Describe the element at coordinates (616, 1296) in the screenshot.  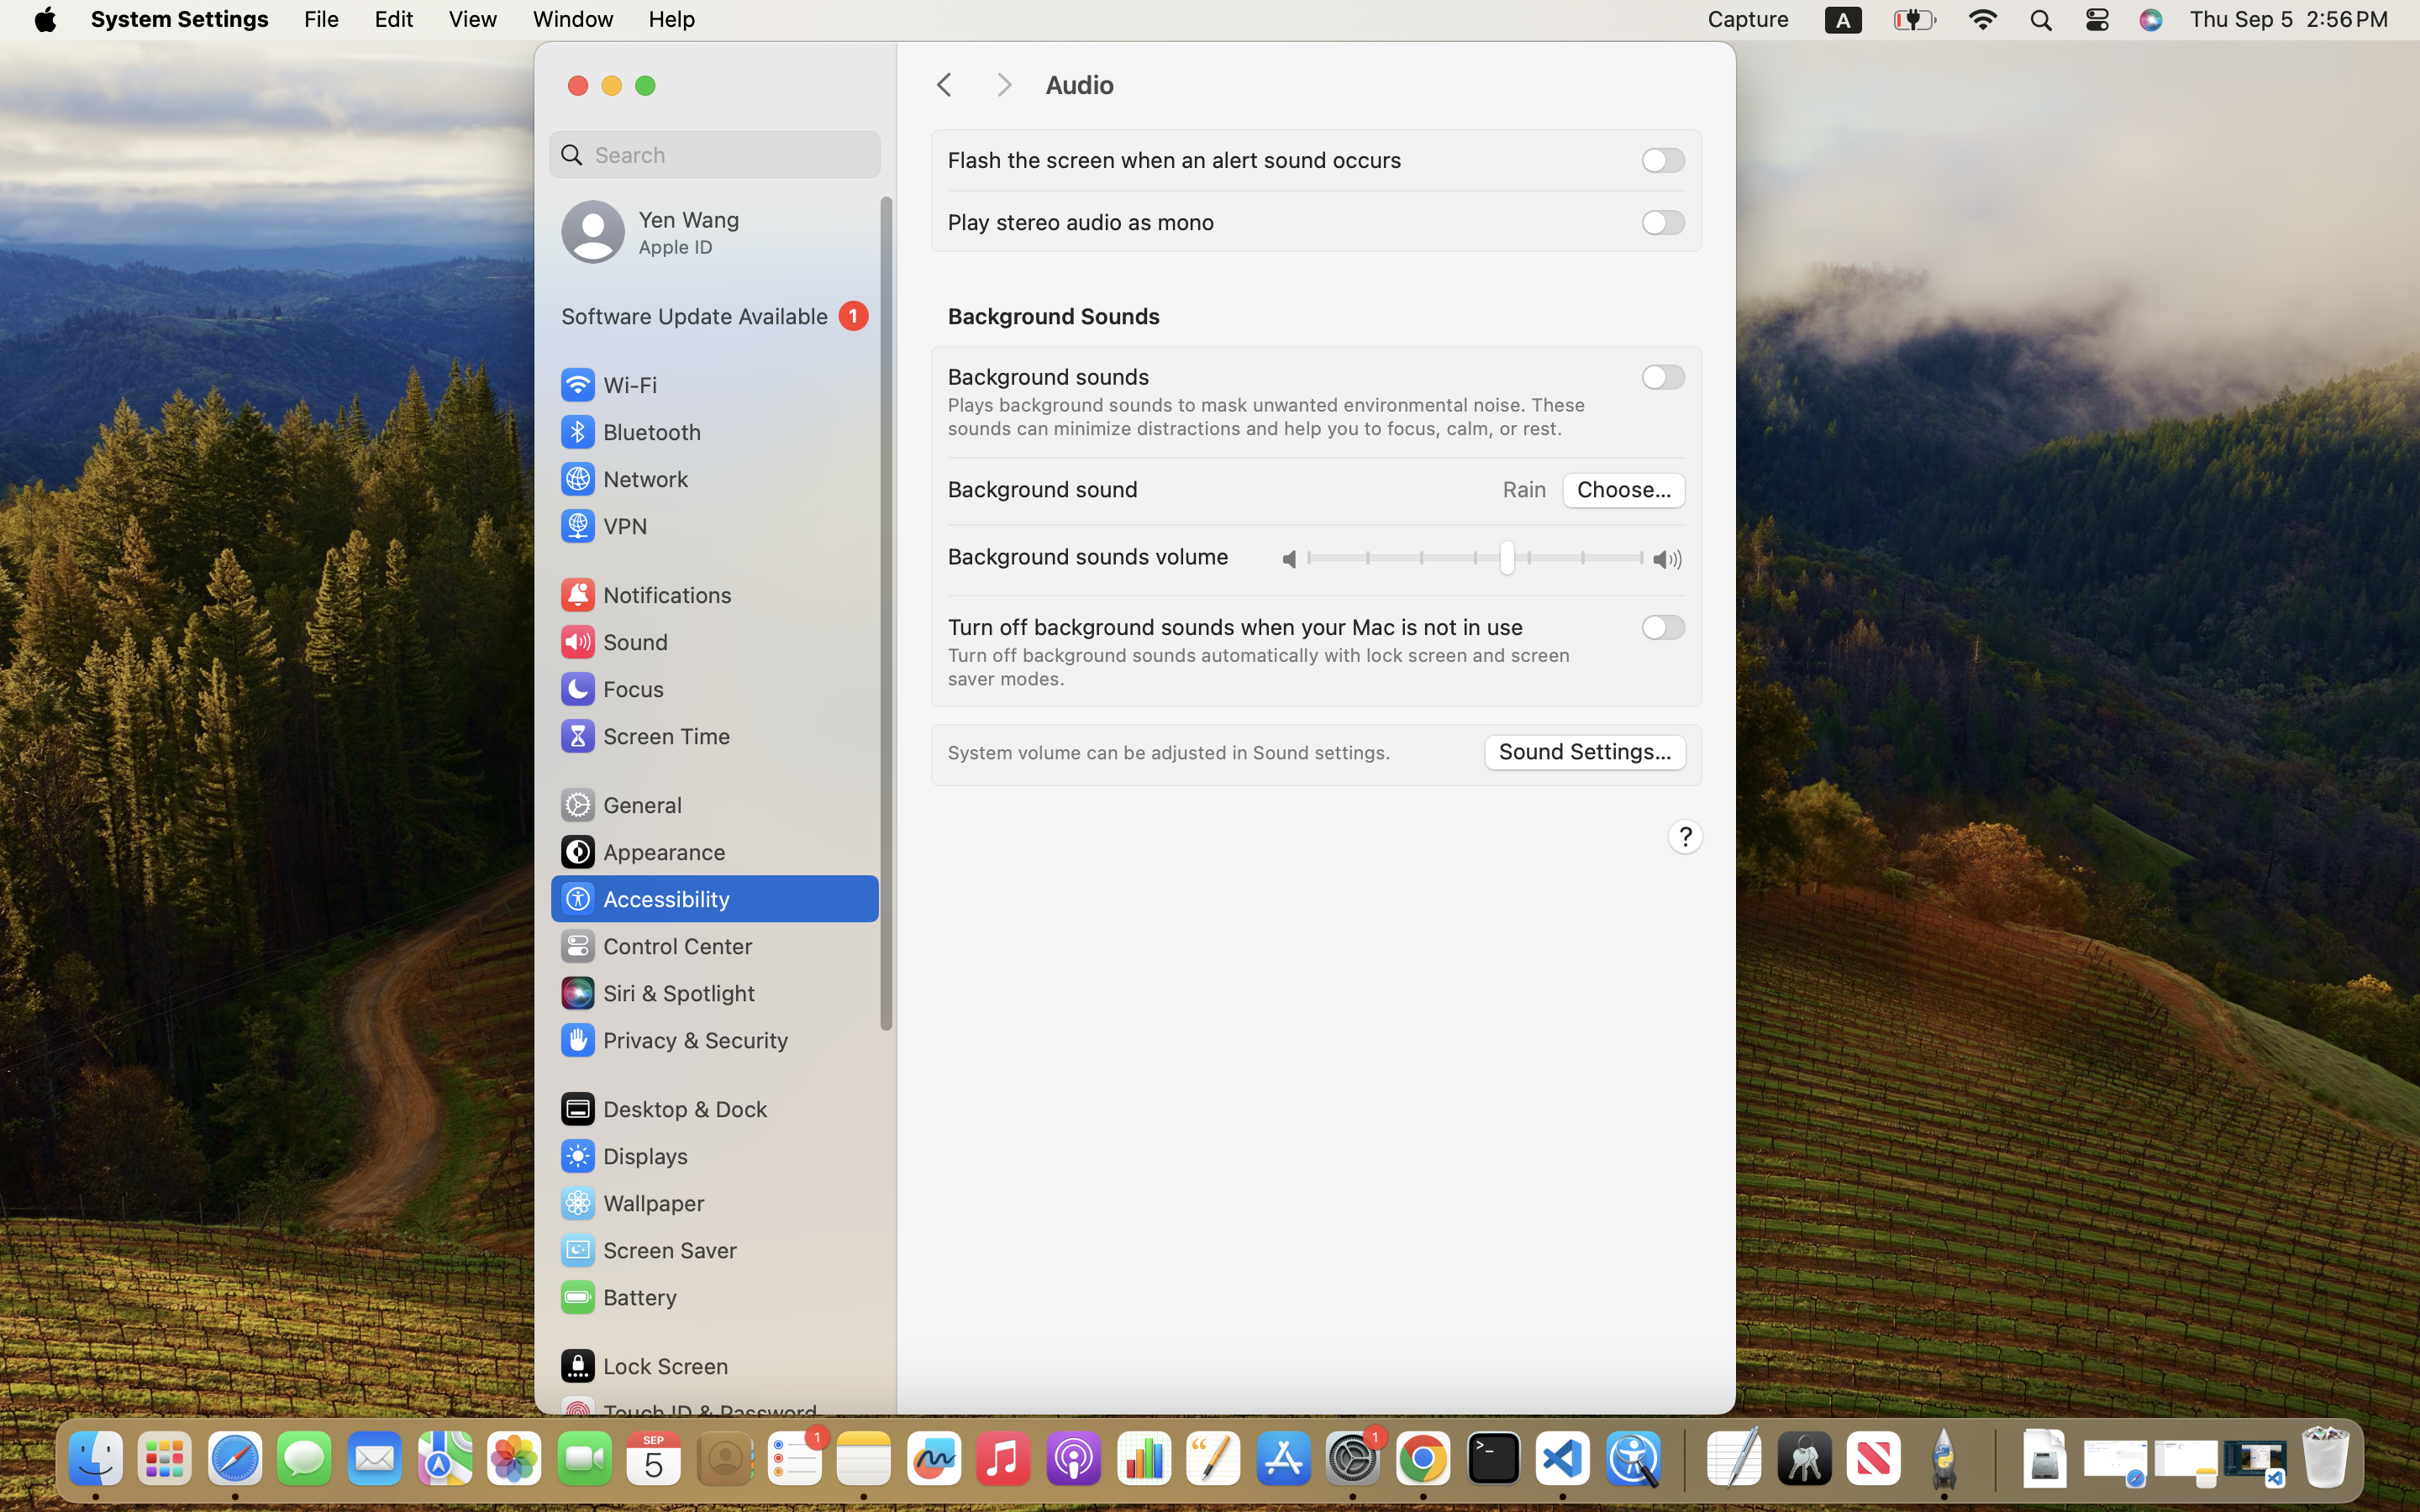
I see `'Battery'` at that location.